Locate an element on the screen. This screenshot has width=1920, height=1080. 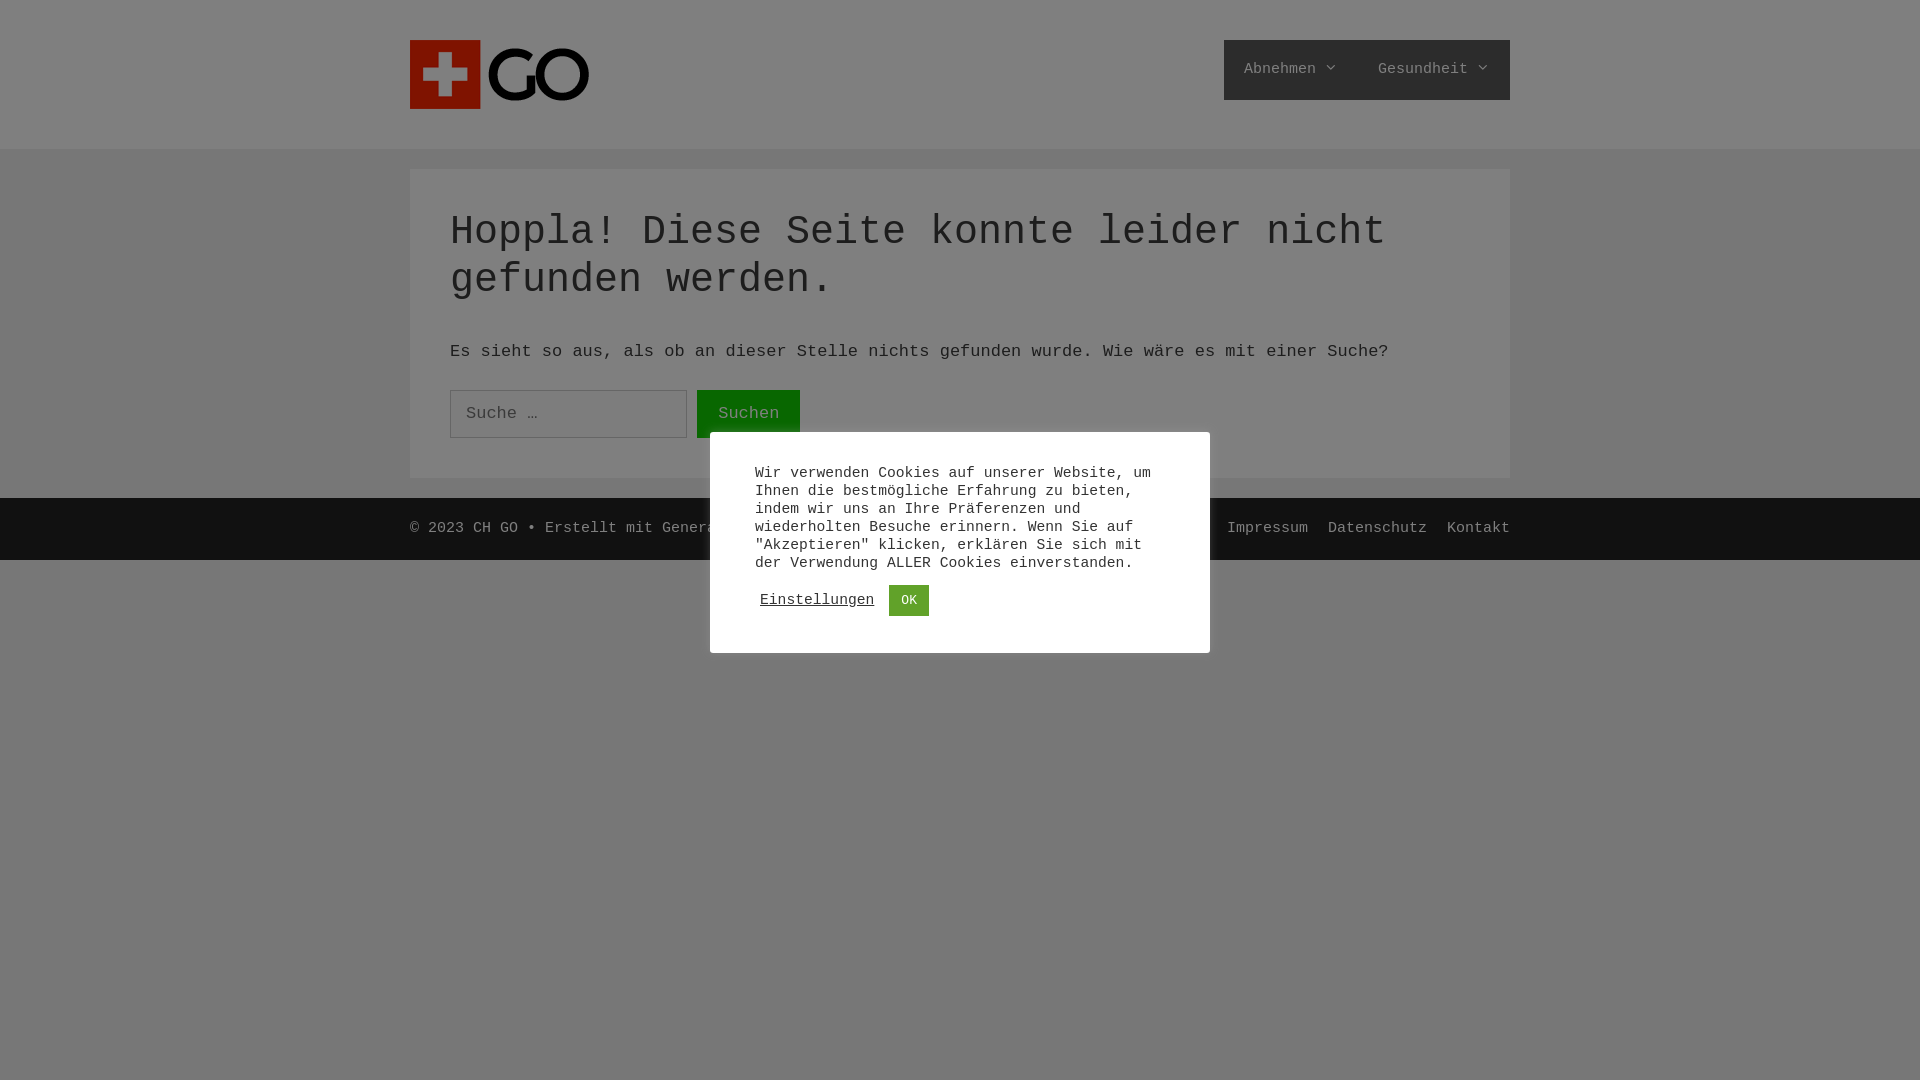
'Suchen' is located at coordinates (747, 412).